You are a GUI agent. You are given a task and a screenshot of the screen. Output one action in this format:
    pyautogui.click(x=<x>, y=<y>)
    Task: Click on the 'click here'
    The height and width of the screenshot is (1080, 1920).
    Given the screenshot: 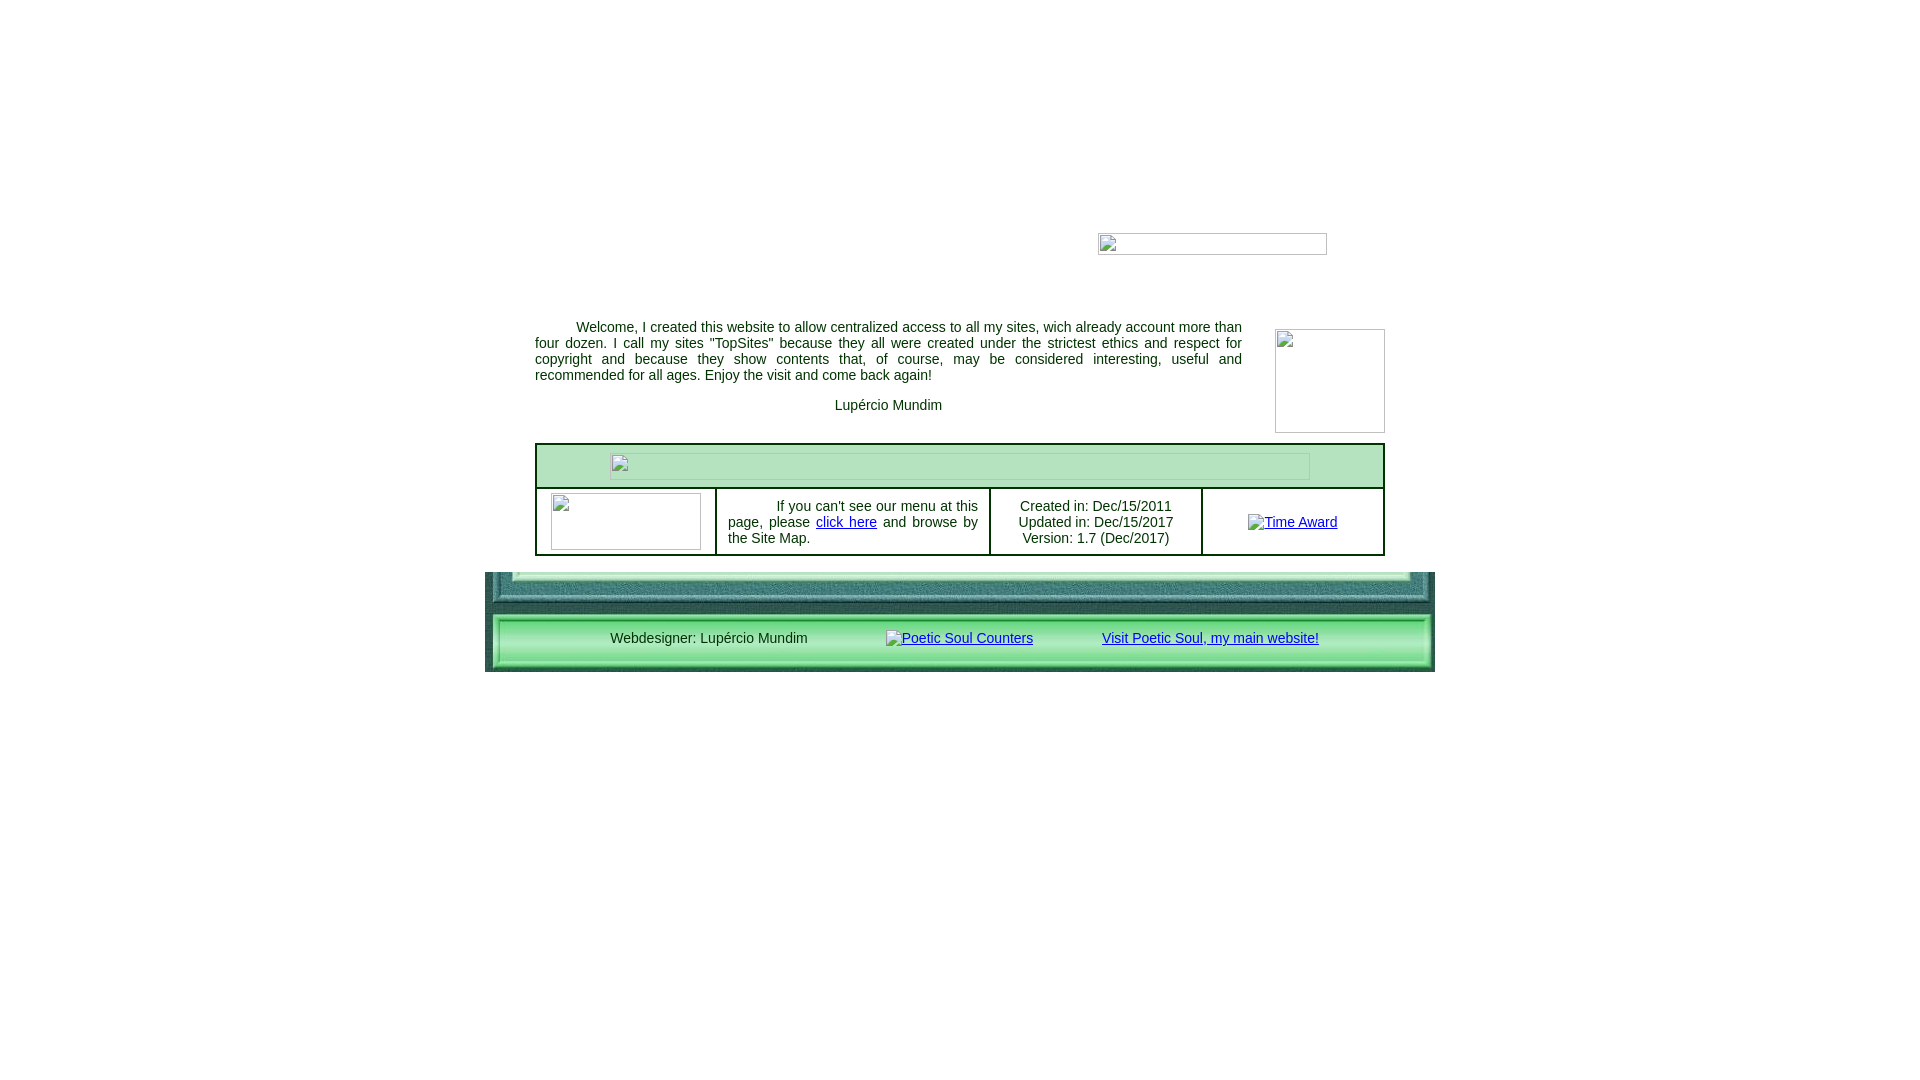 What is the action you would take?
    pyautogui.click(x=846, y=520)
    